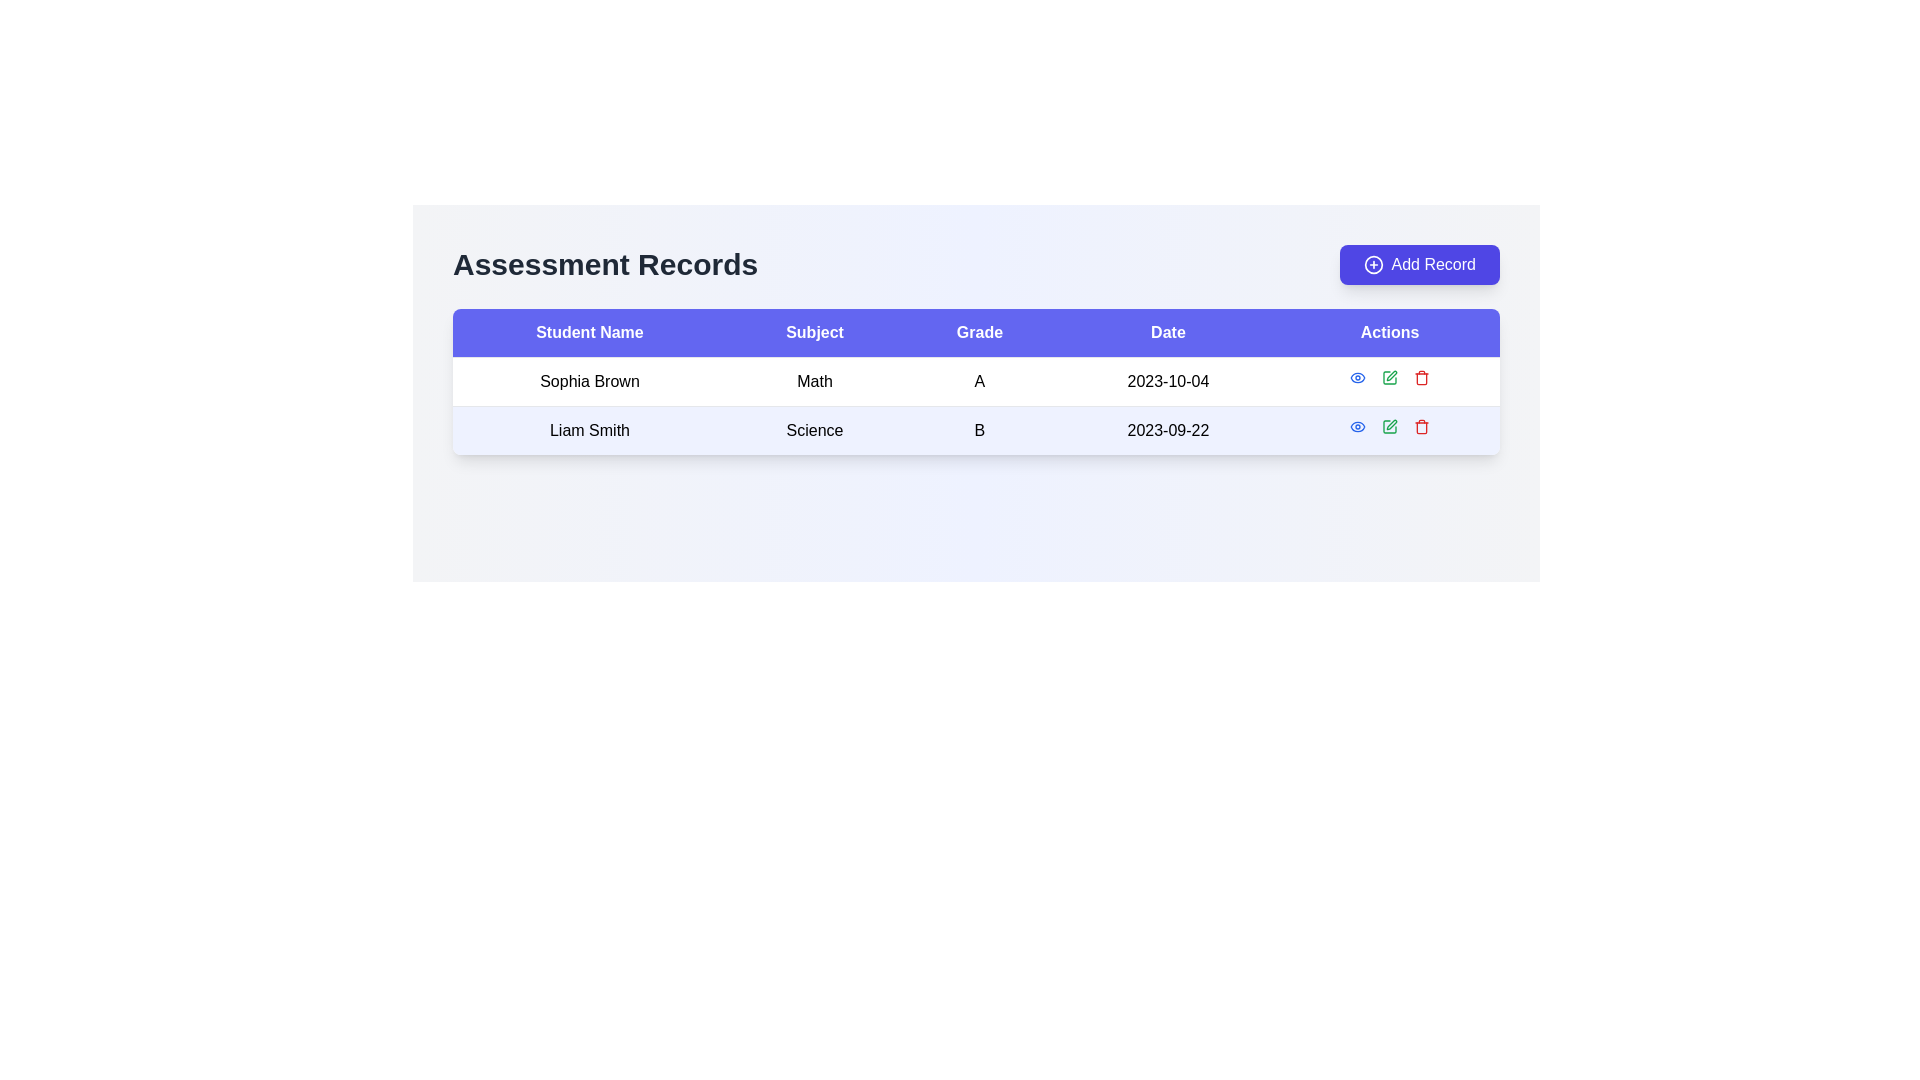 The image size is (1920, 1080). Describe the element at coordinates (1168, 381) in the screenshot. I see `the Text label displaying '2023-10-04', which is located in the fourth column of the first row under the header 'Date'` at that location.